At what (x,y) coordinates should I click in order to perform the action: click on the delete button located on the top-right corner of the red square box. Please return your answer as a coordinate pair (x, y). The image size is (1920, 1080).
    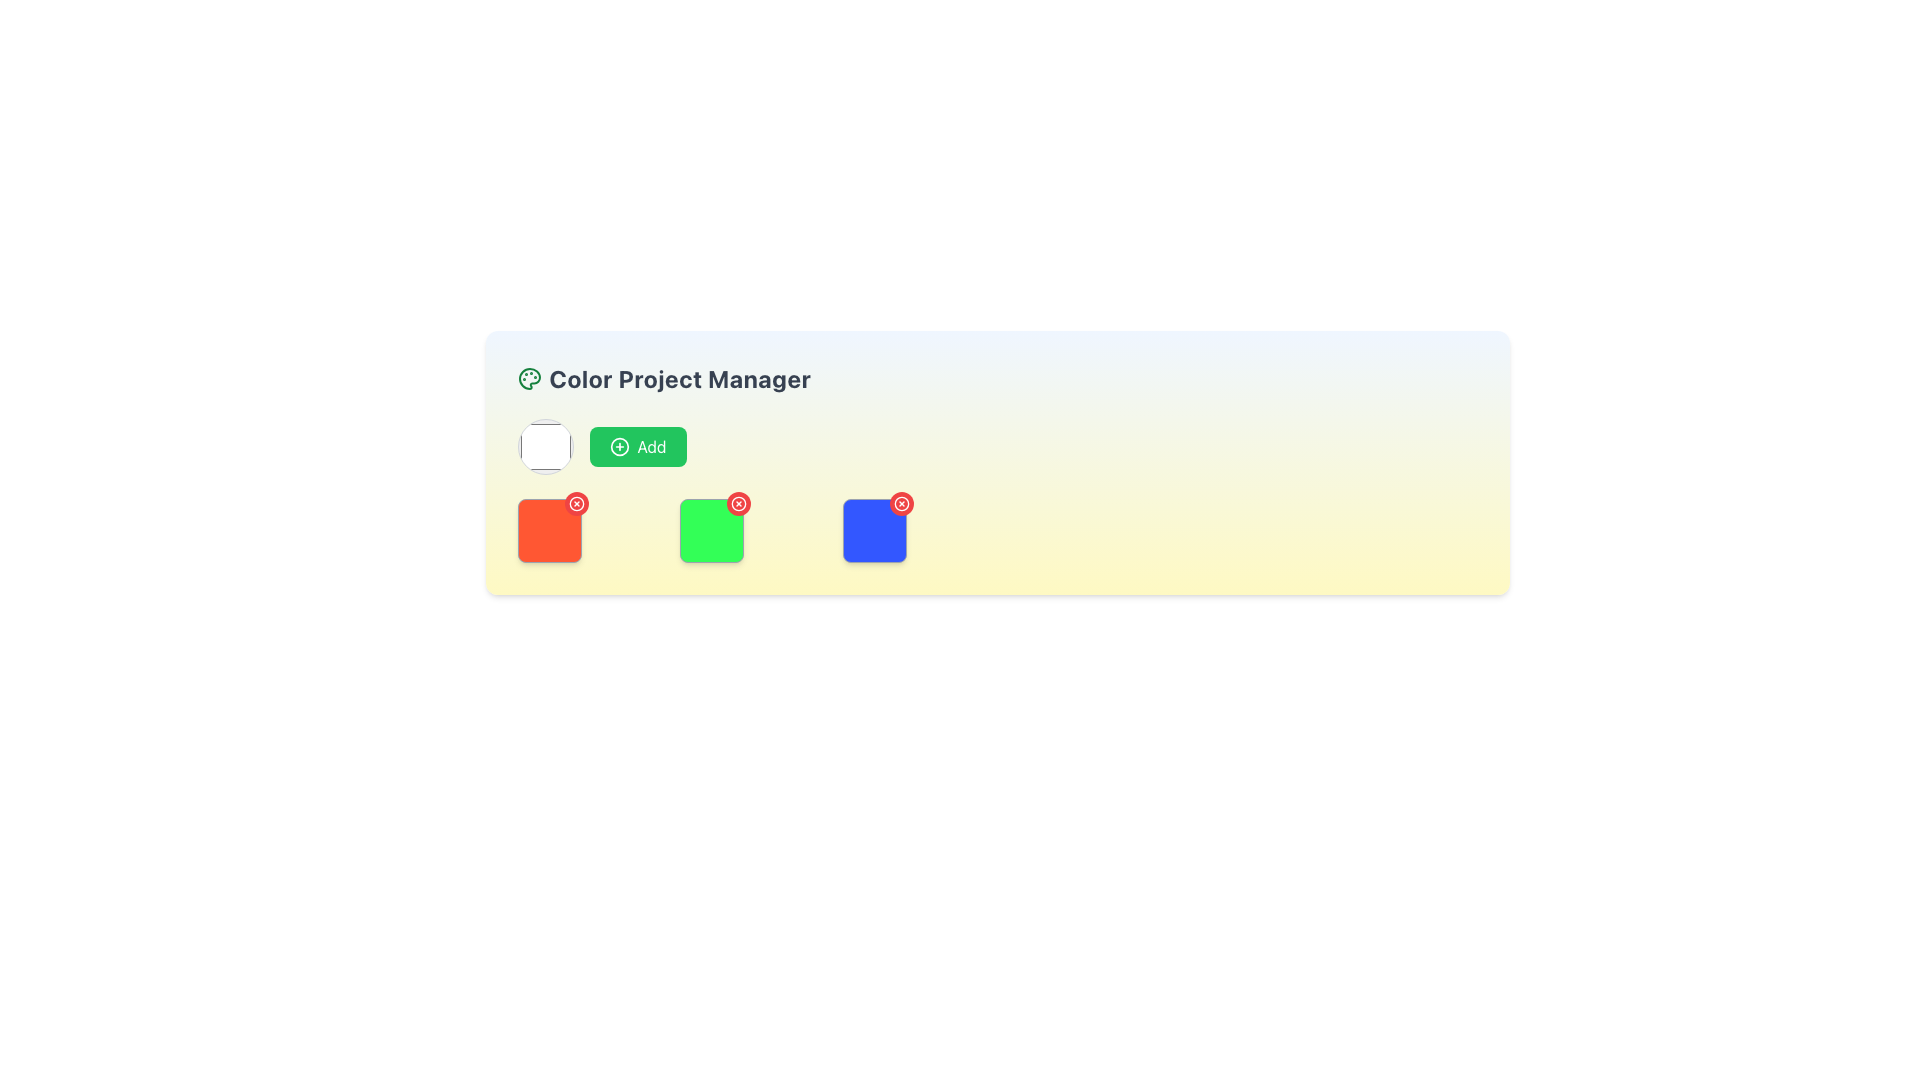
    Looking at the image, I should click on (575, 503).